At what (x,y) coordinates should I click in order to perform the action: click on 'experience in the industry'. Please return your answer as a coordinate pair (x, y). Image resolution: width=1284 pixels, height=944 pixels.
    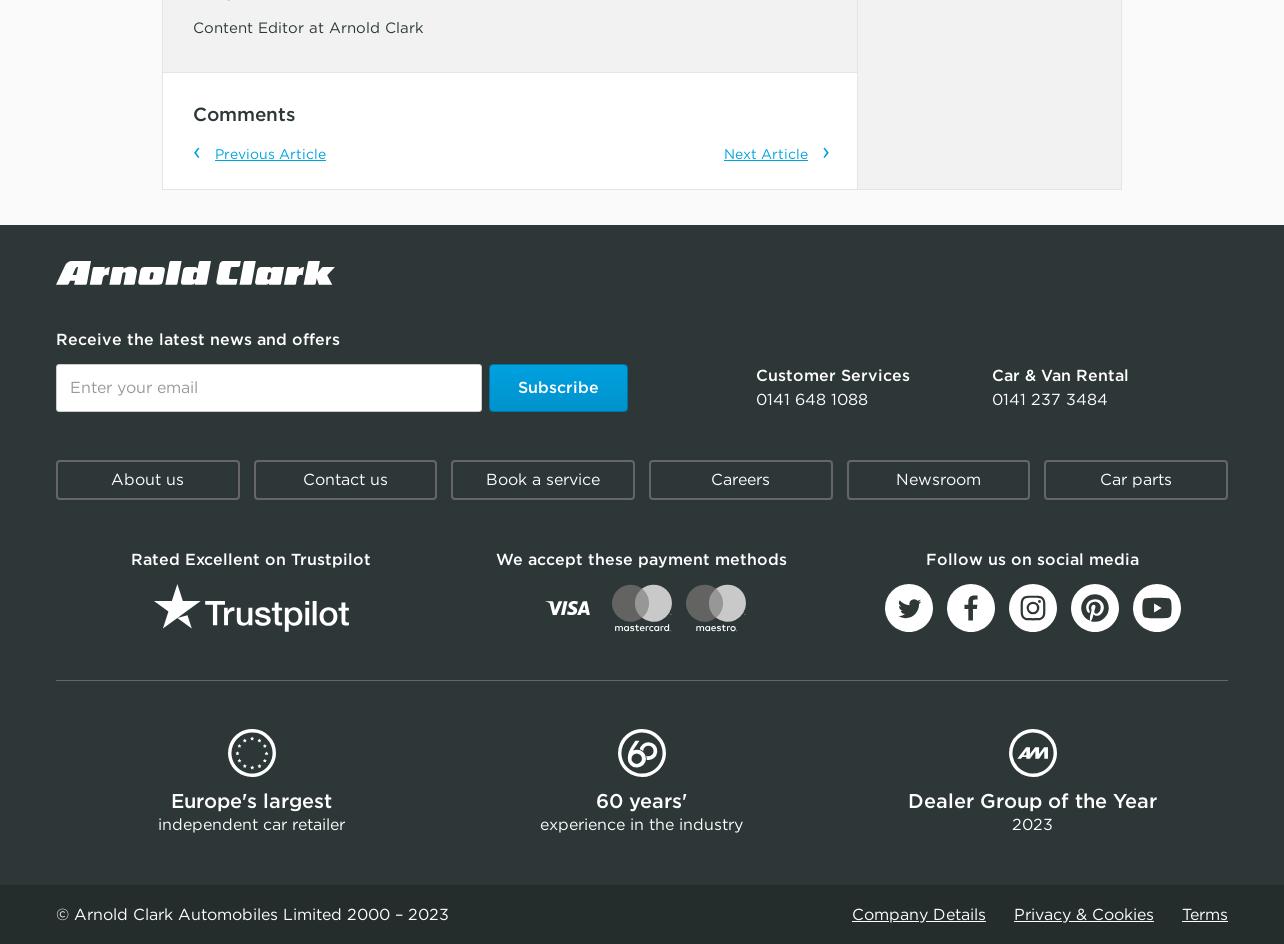
    Looking at the image, I should click on (640, 822).